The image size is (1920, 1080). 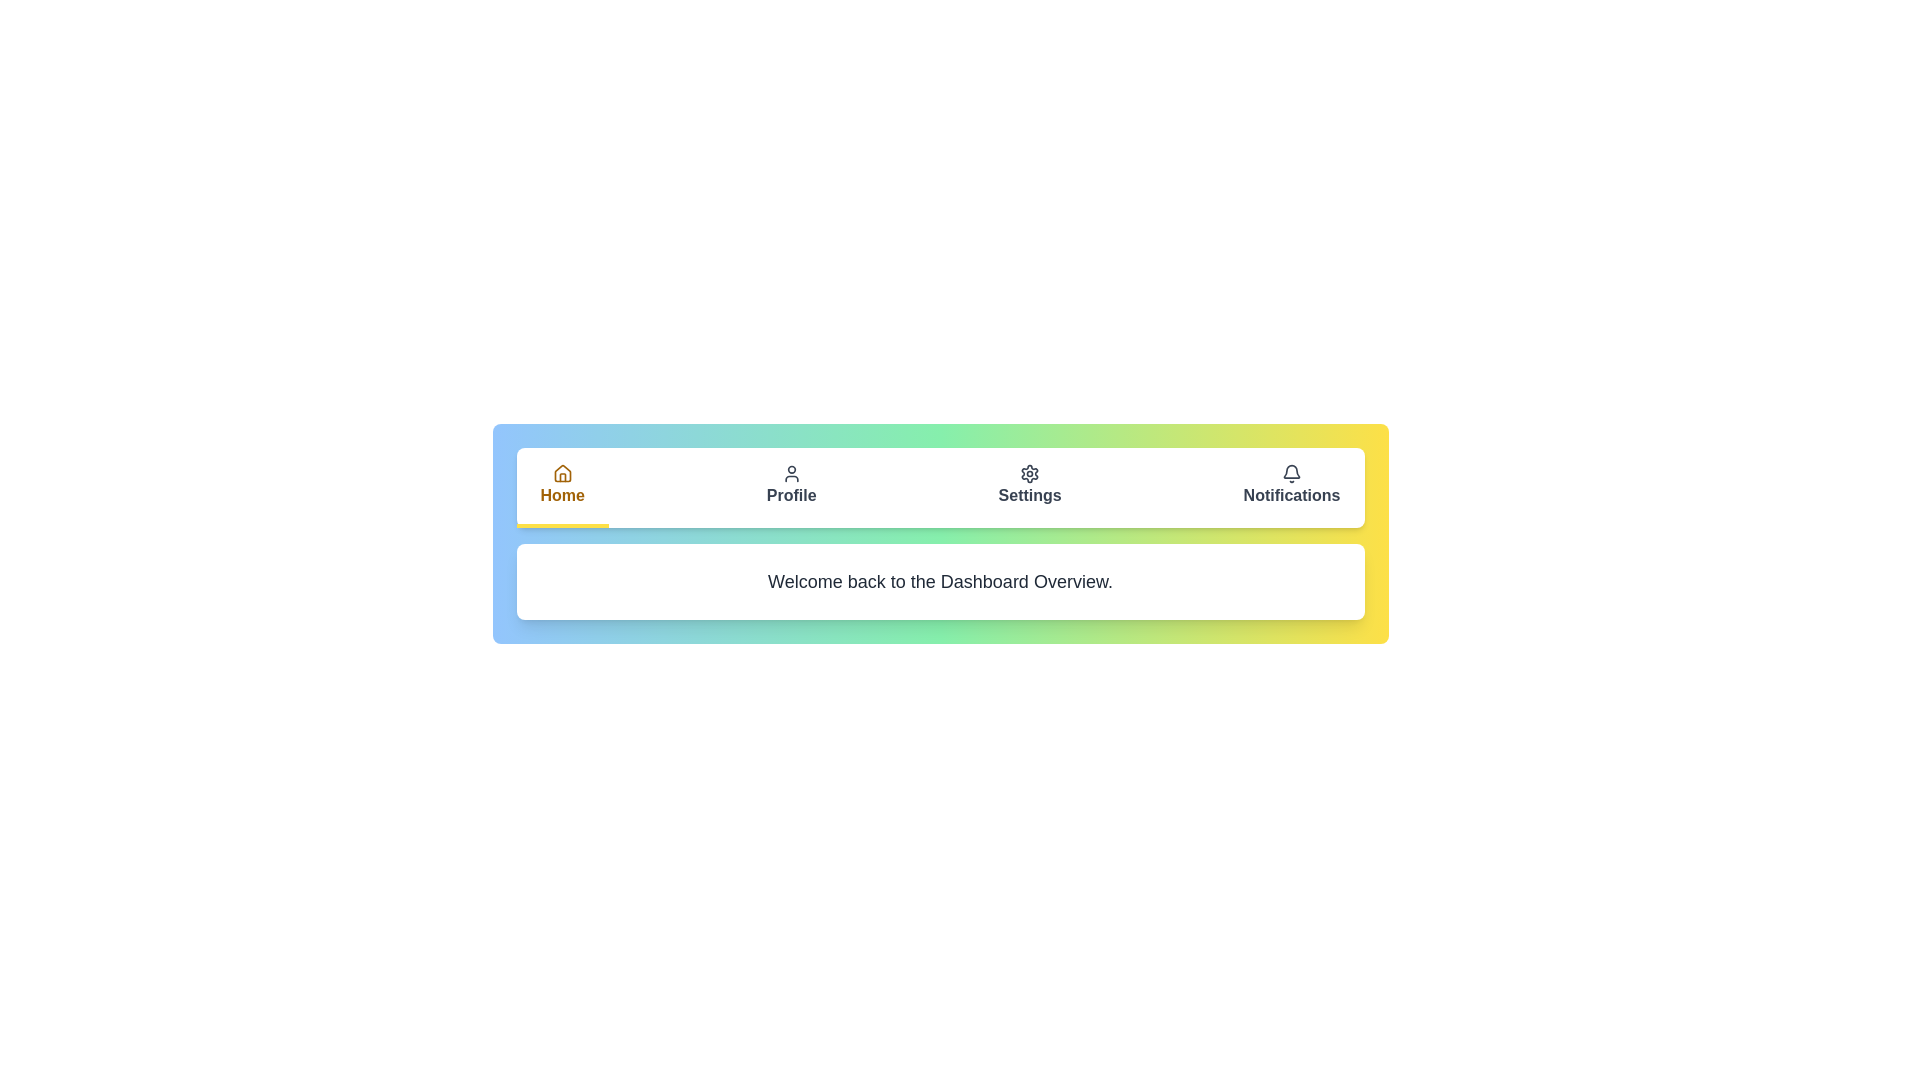 What do you see at coordinates (561, 495) in the screenshot?
I see `the 'Home' text label in the navigation bar, which indicates the tab leading to the dashboard of the application` at bounding box center [561, 495].